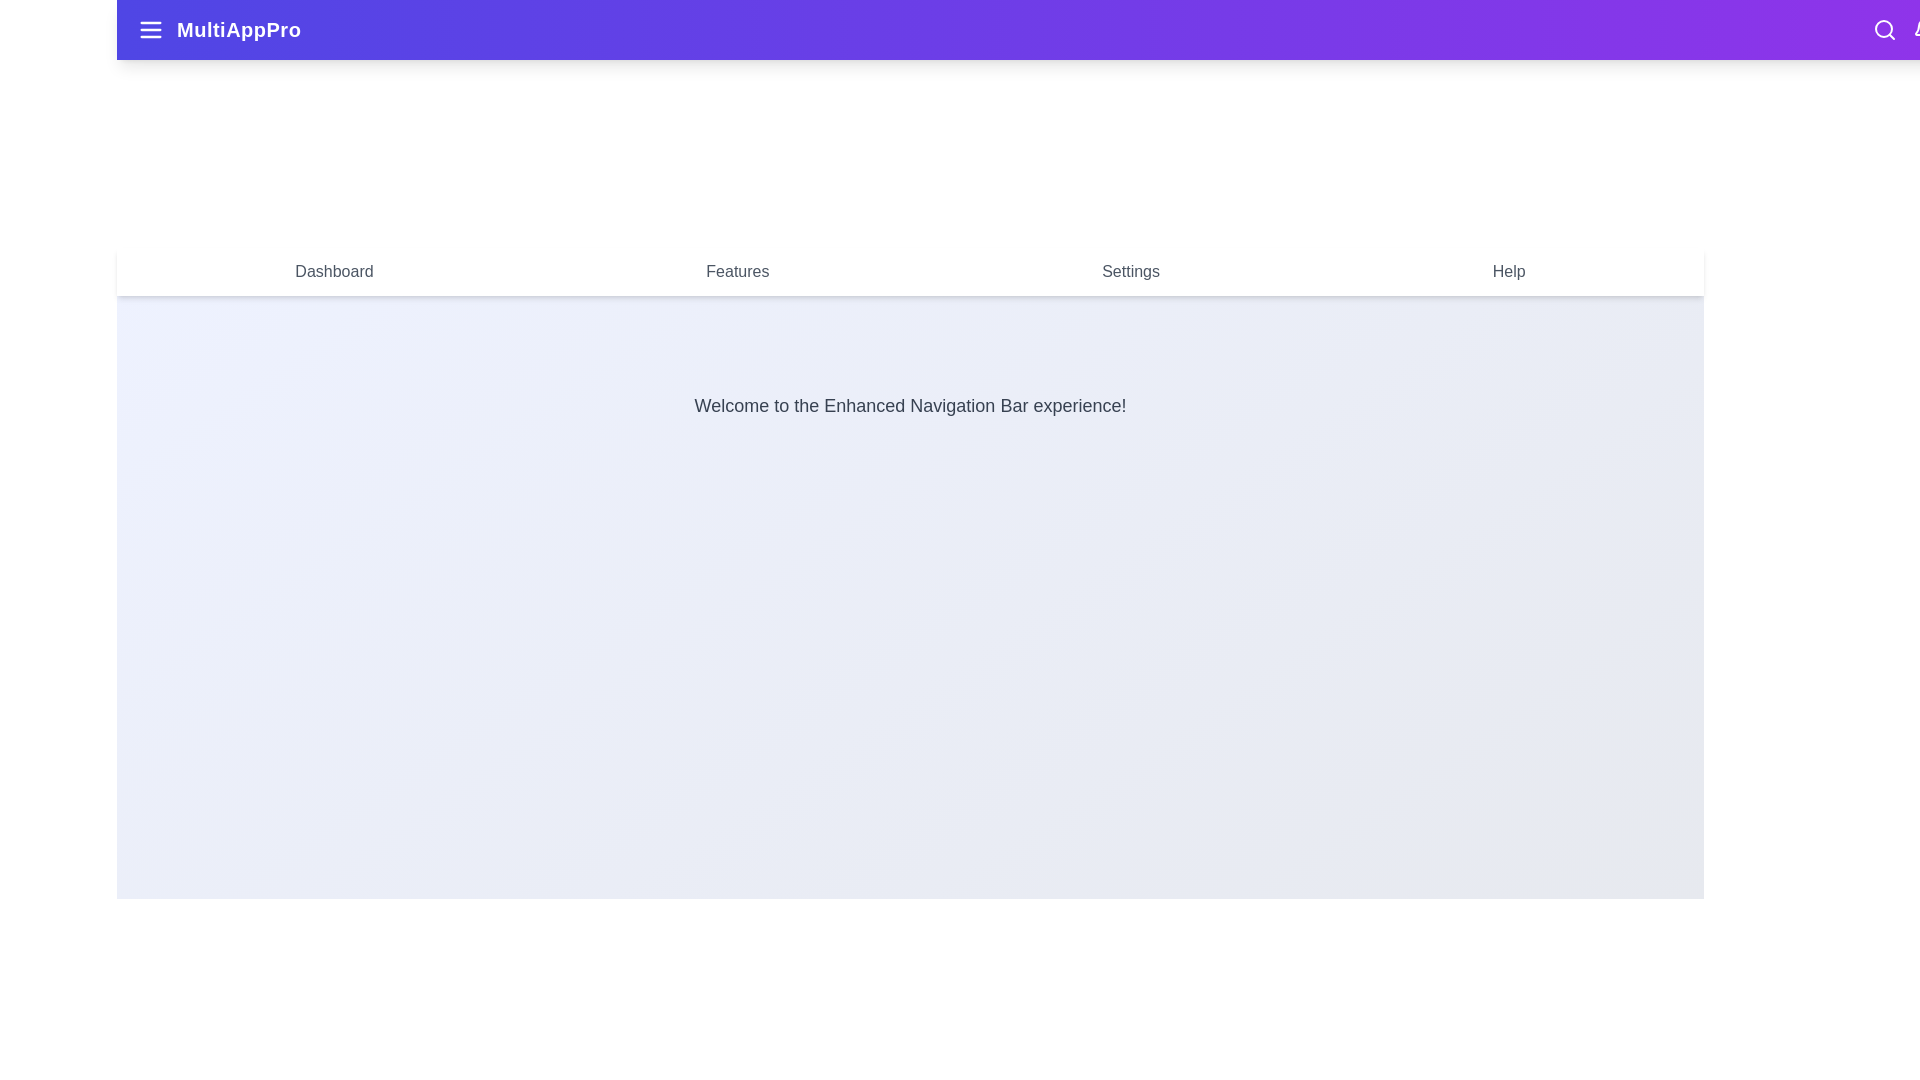  I want to click on the navigation menu item labeled Dashboard, so click(334, 272).